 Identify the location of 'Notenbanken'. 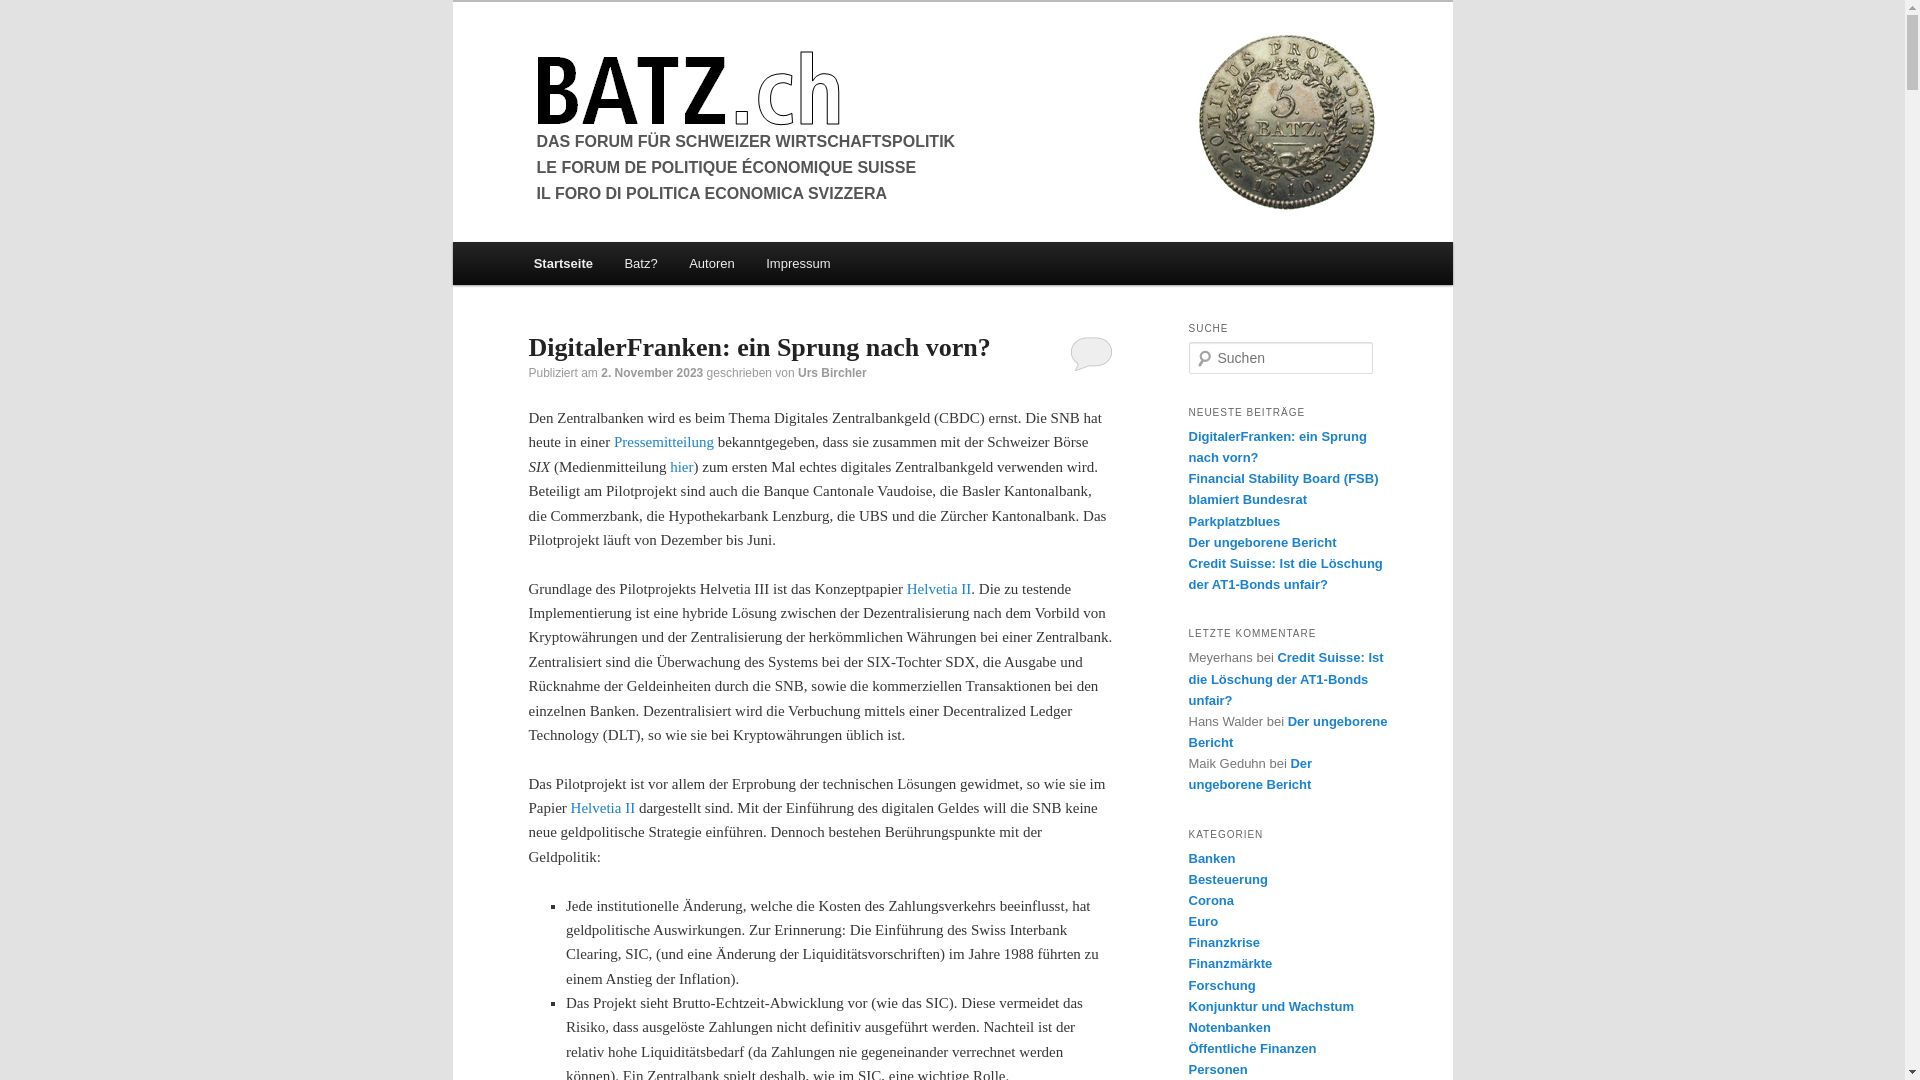
(1227, 1027).